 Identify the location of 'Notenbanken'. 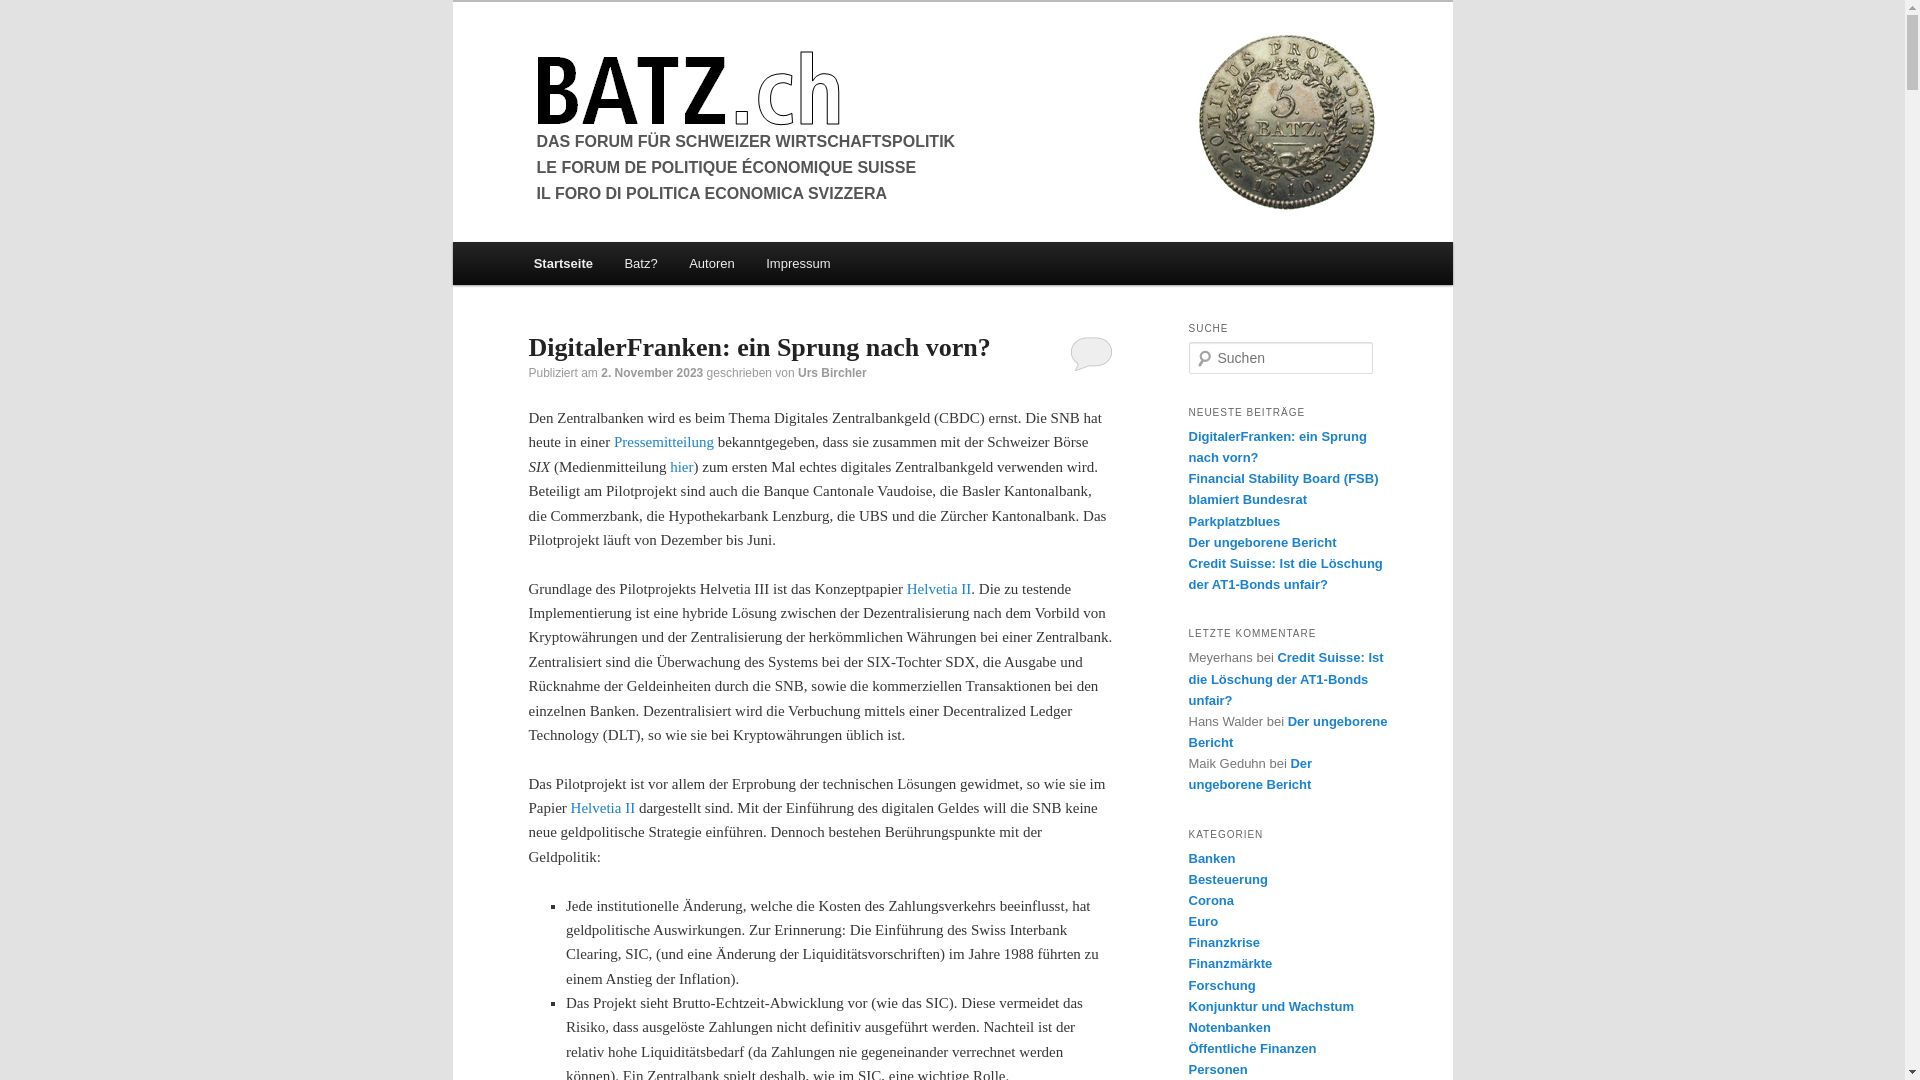
(1227, 1027).